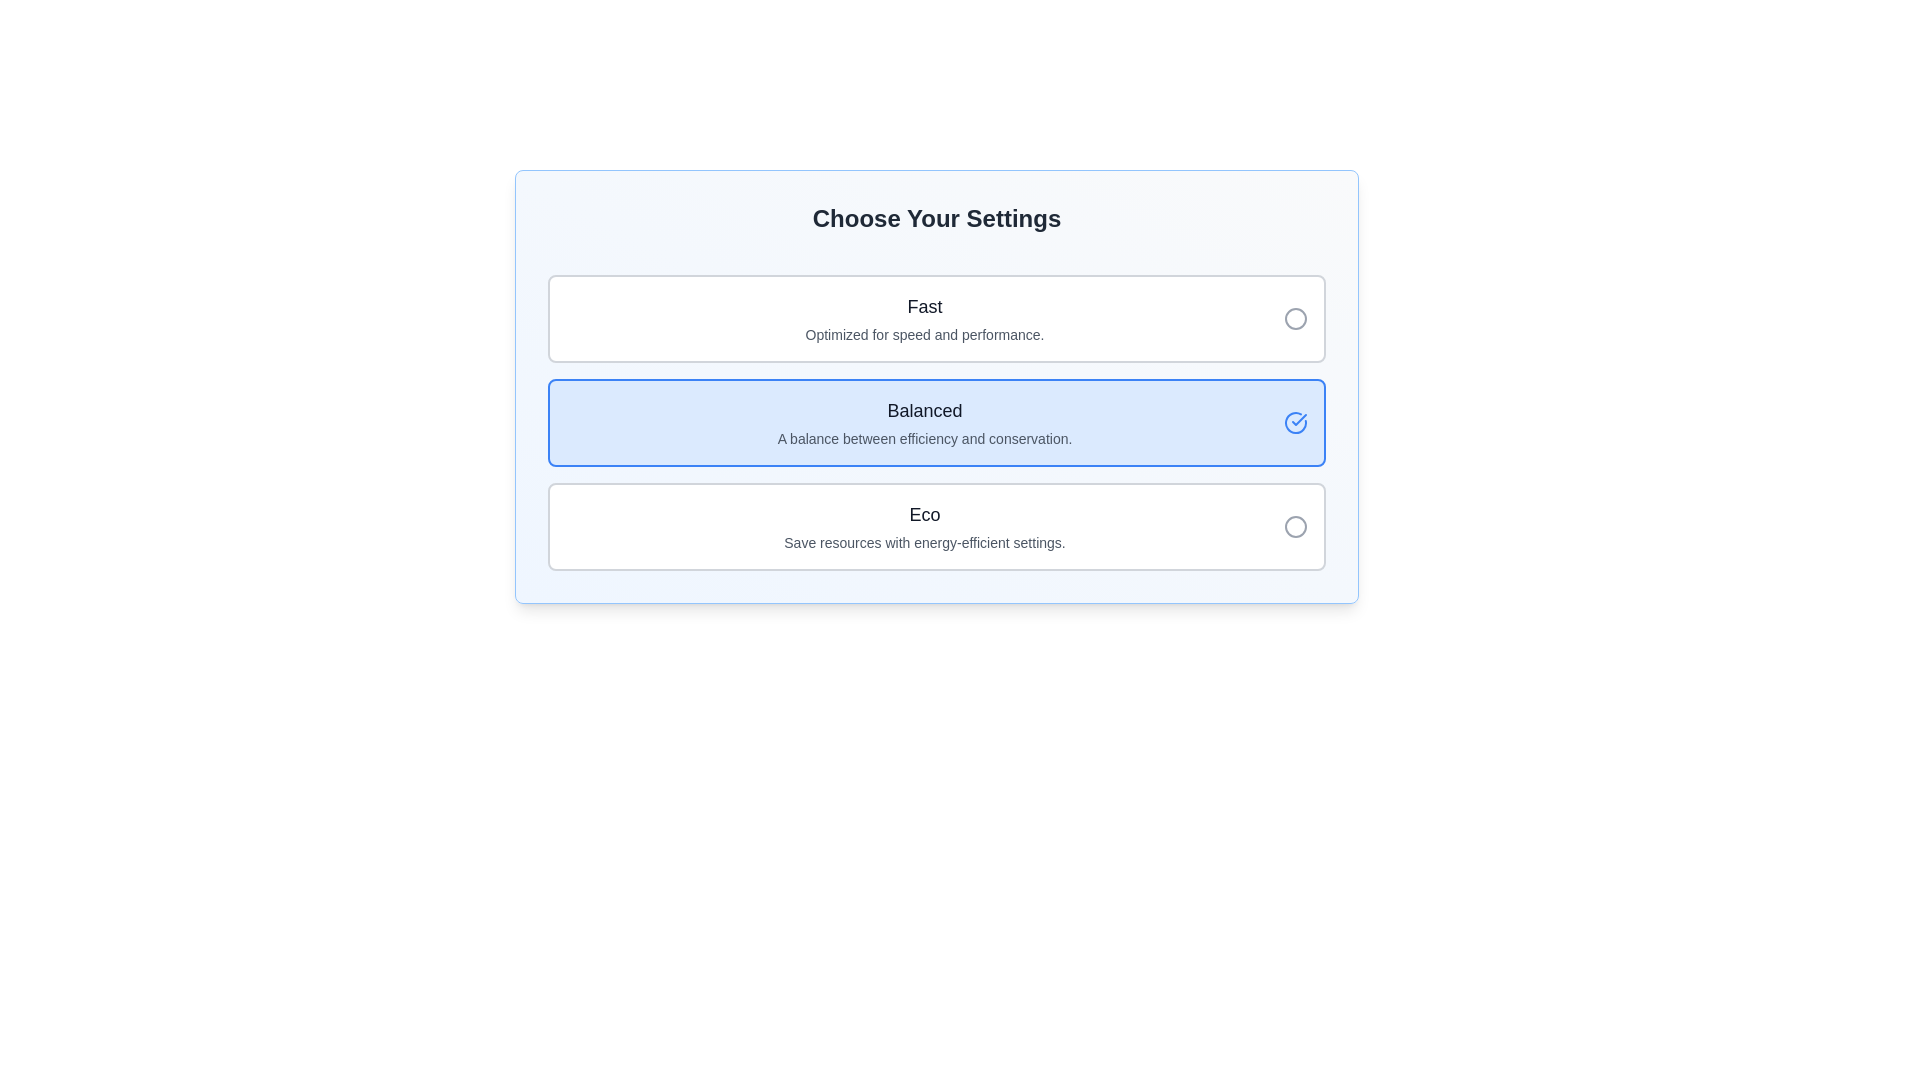 This screenshot has width=1920, height=1080. I want to click on the 'Balanced' selectable card option in the settings menu, so click(935, 386).